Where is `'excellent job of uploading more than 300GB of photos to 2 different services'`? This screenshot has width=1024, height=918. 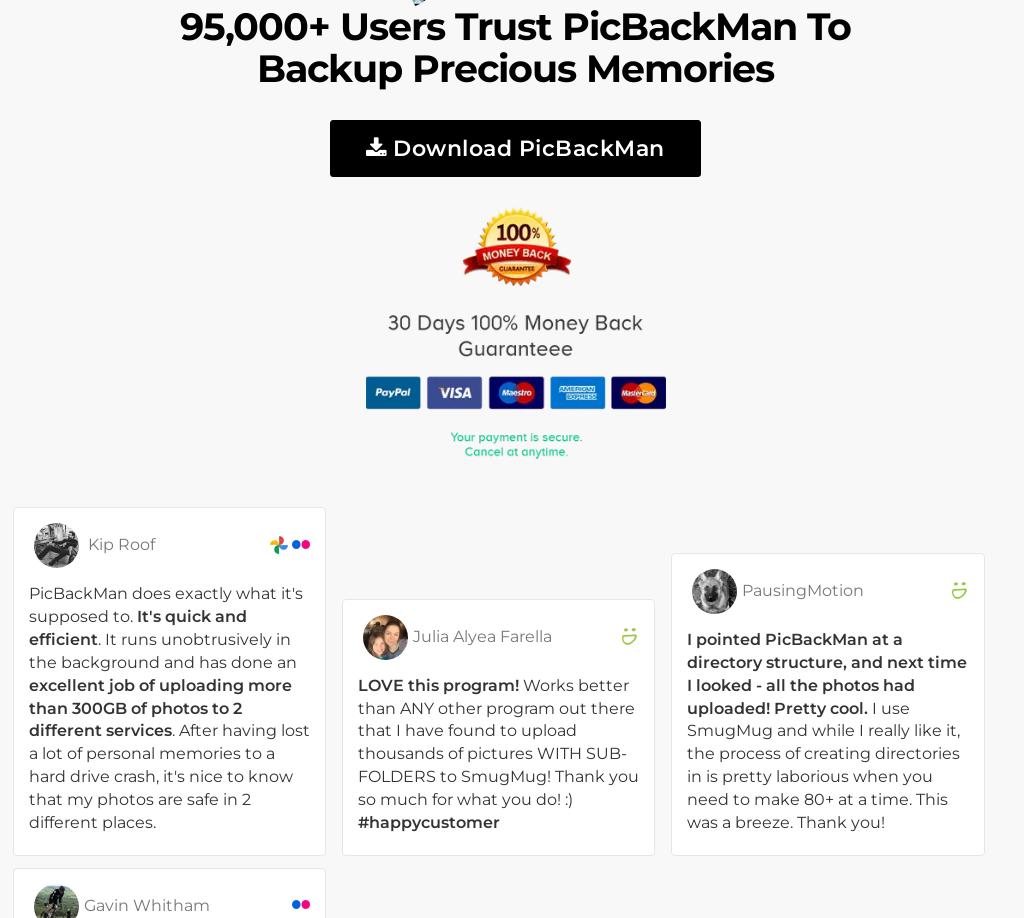
'excellent job of uploading more than 300GB of photos to 2 different services' is located at coordinates (159, 706).